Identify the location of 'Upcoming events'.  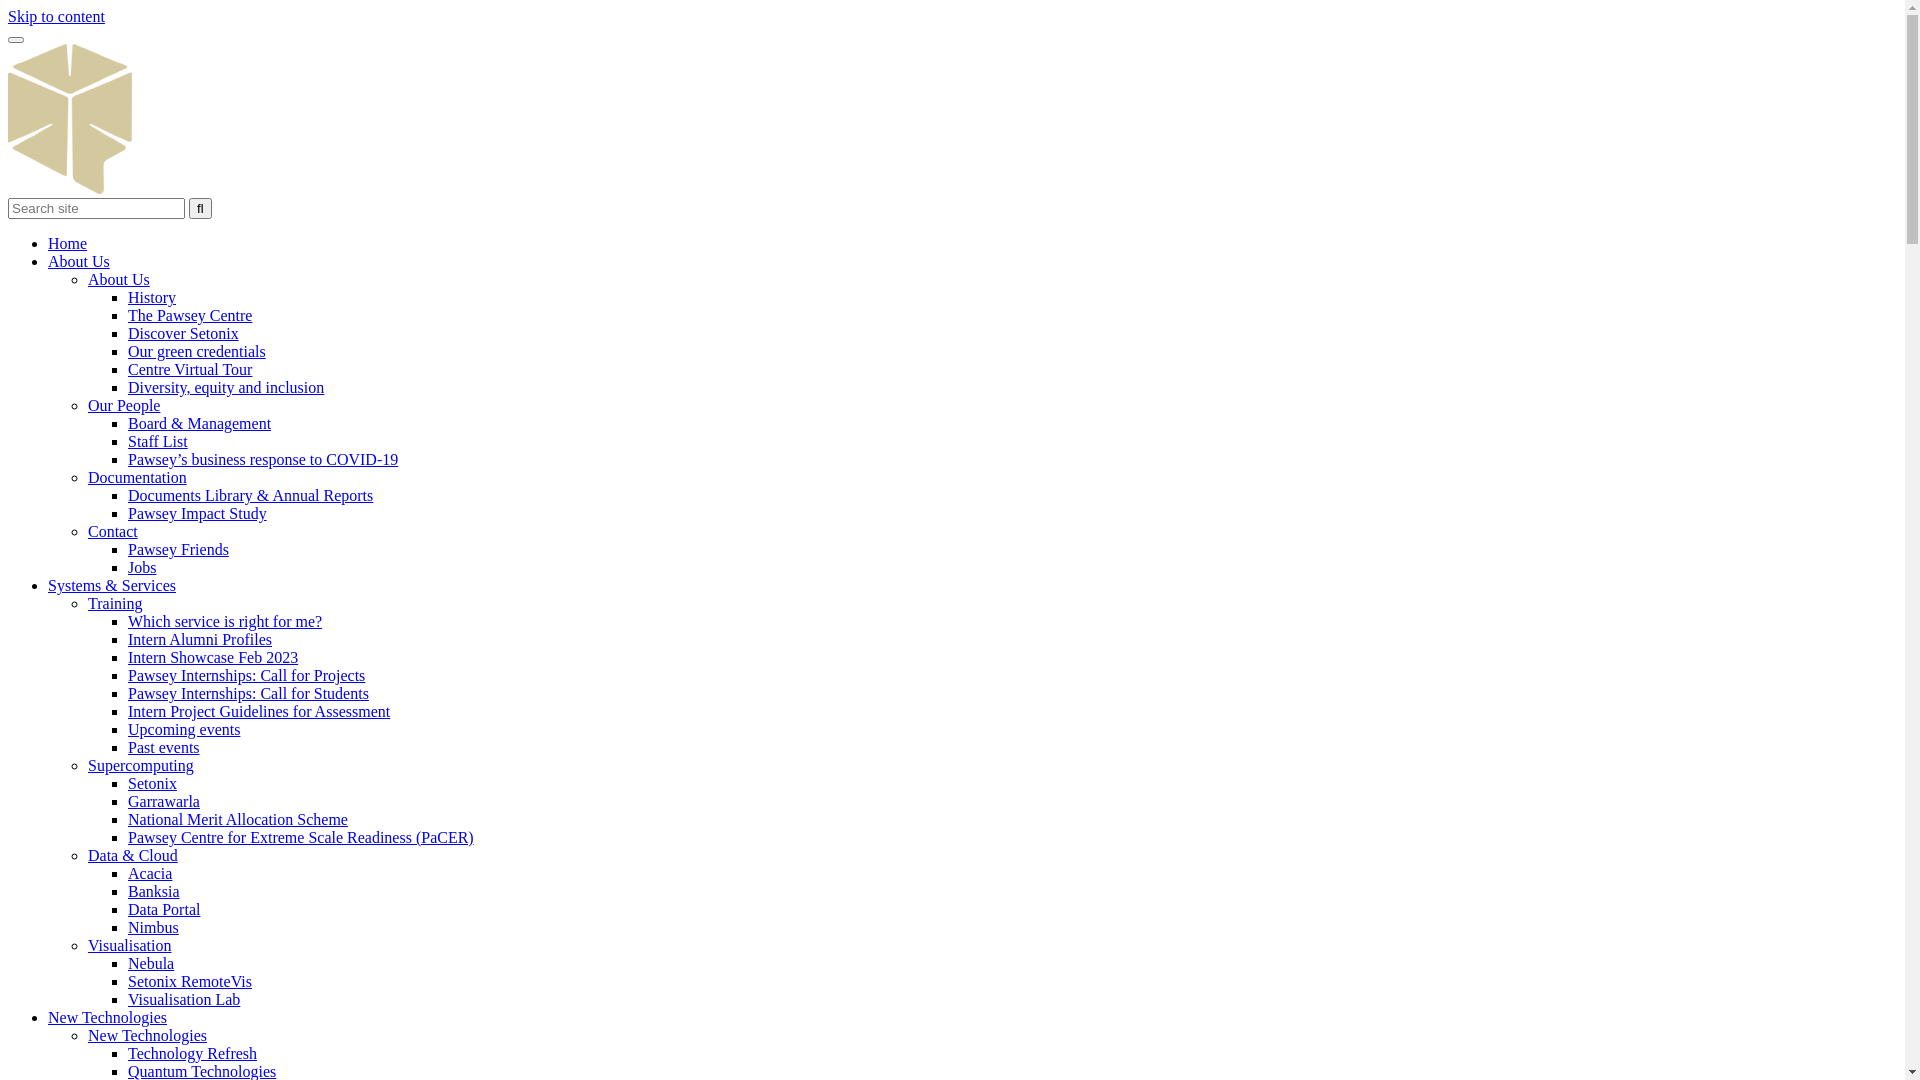
(183, 729).